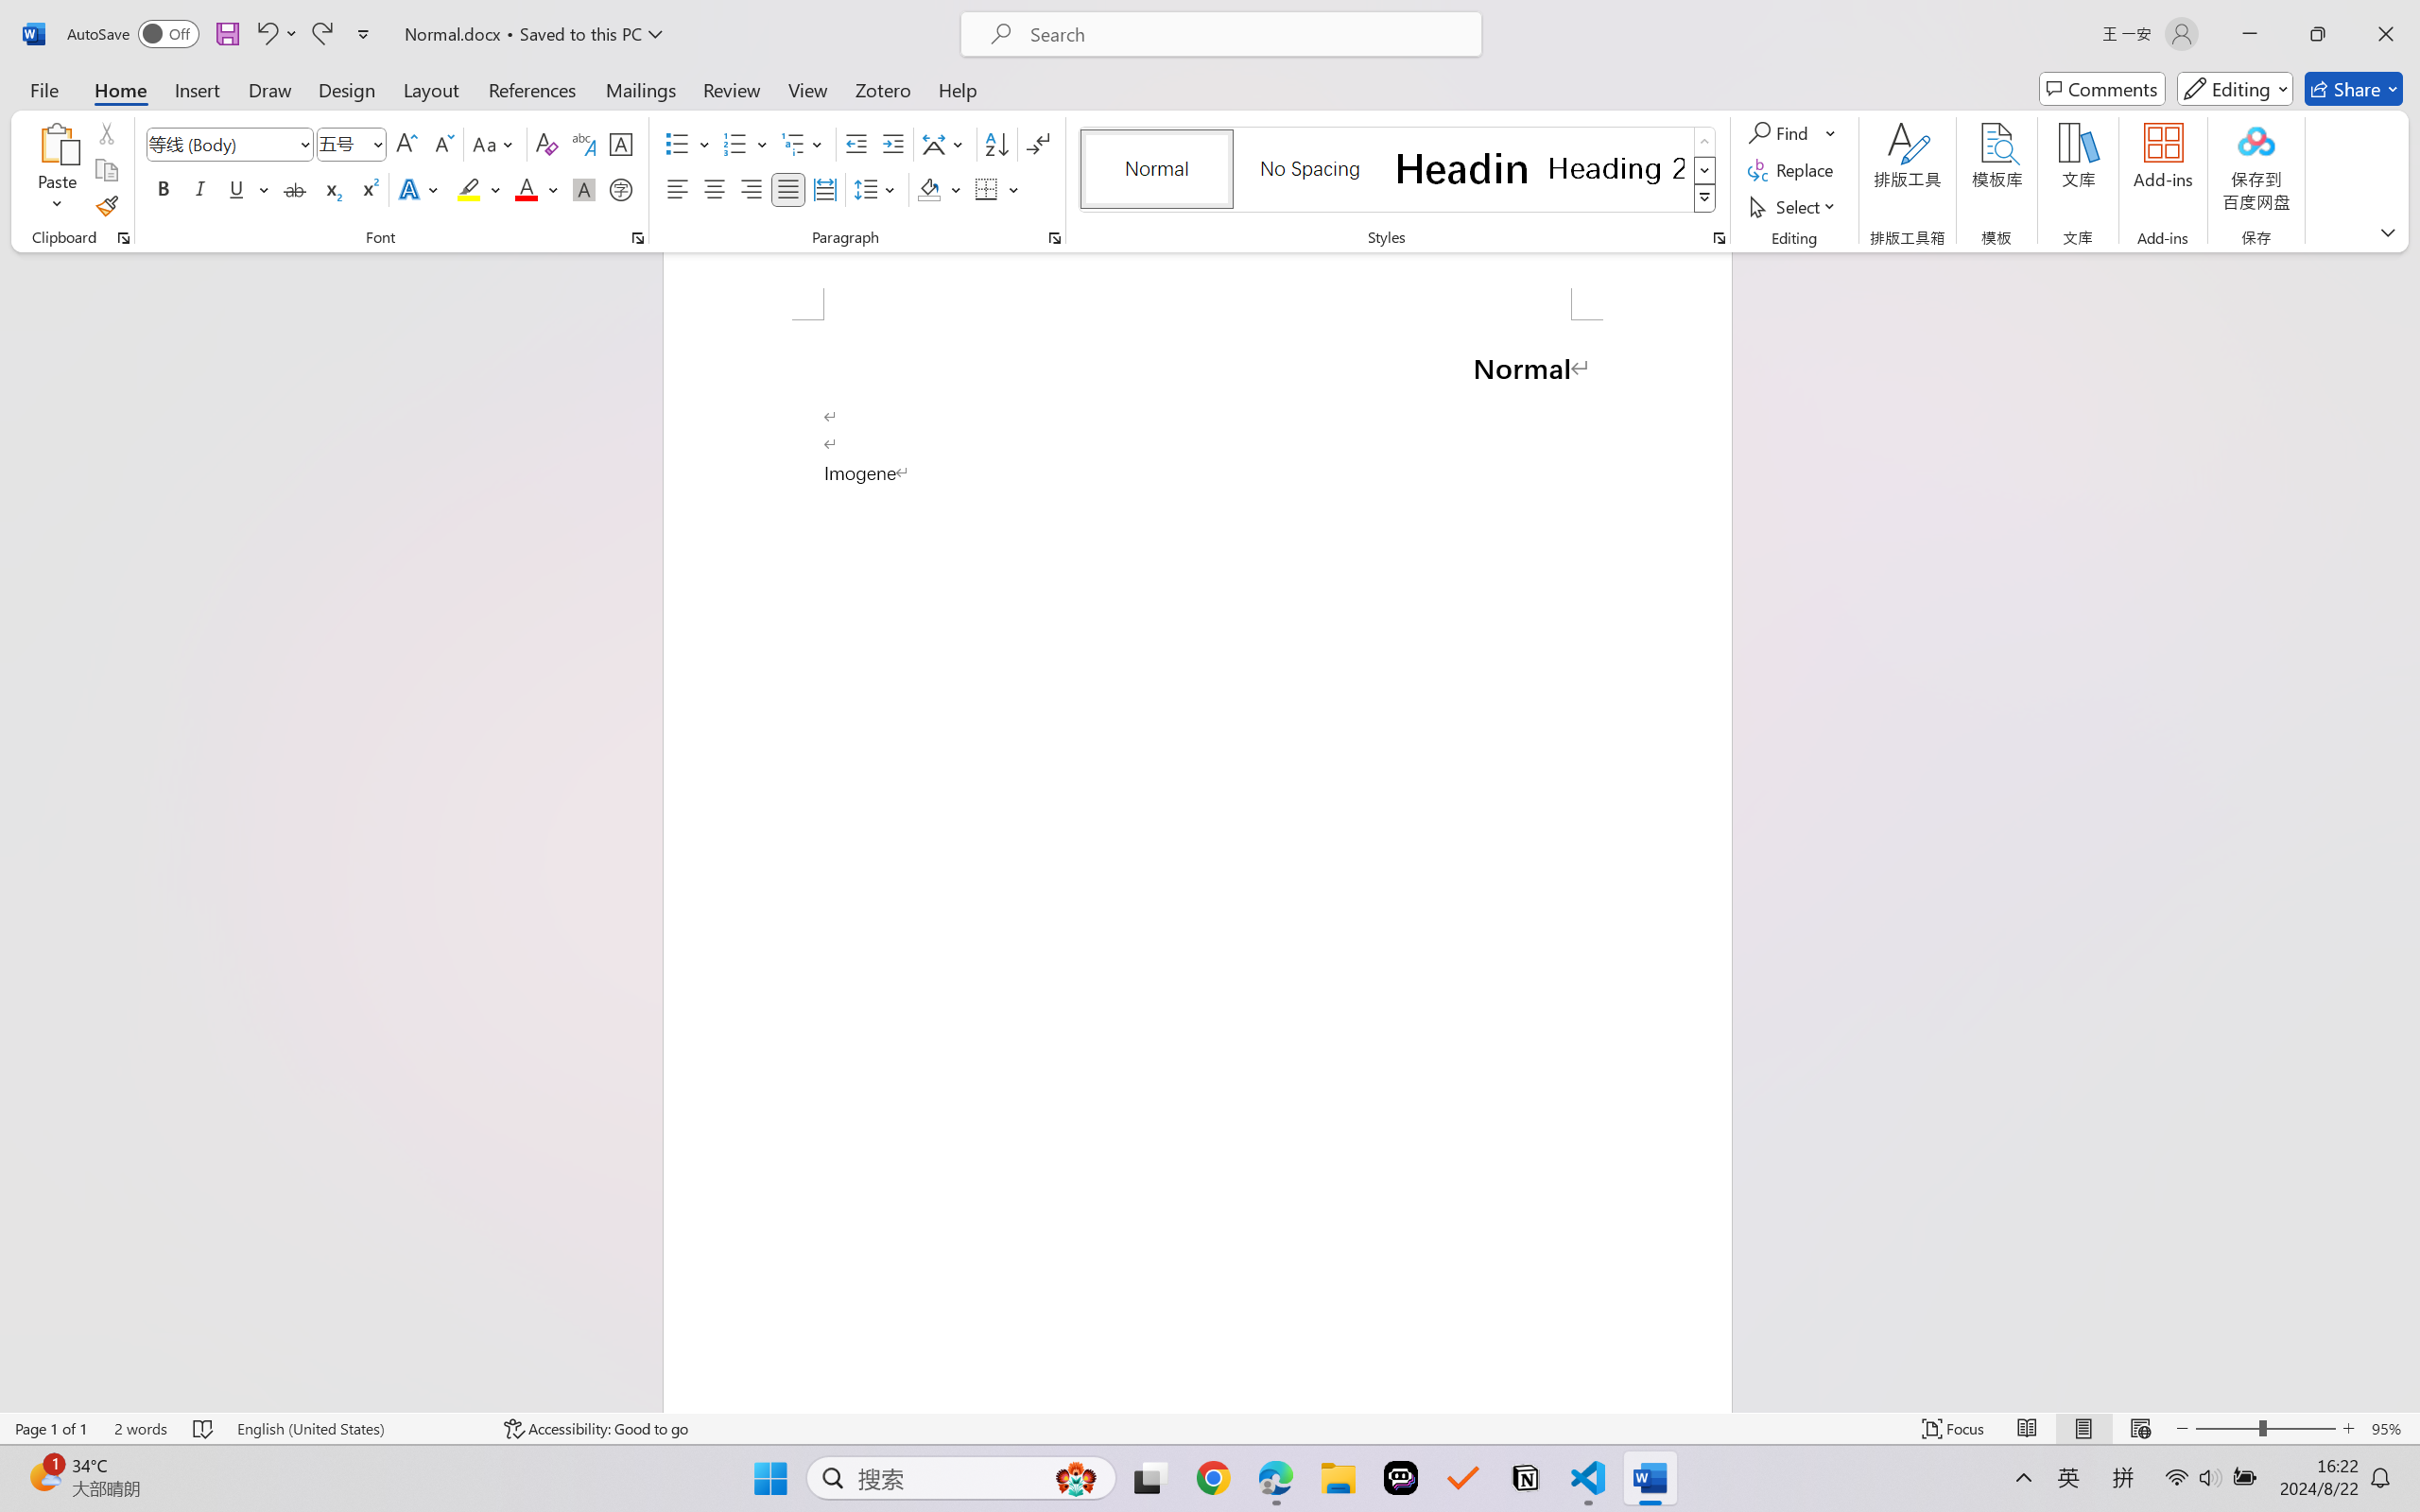  Describe the element at coordinates (122, 237) in the screenshot. I see `'Office Clipboard...'` at that location.